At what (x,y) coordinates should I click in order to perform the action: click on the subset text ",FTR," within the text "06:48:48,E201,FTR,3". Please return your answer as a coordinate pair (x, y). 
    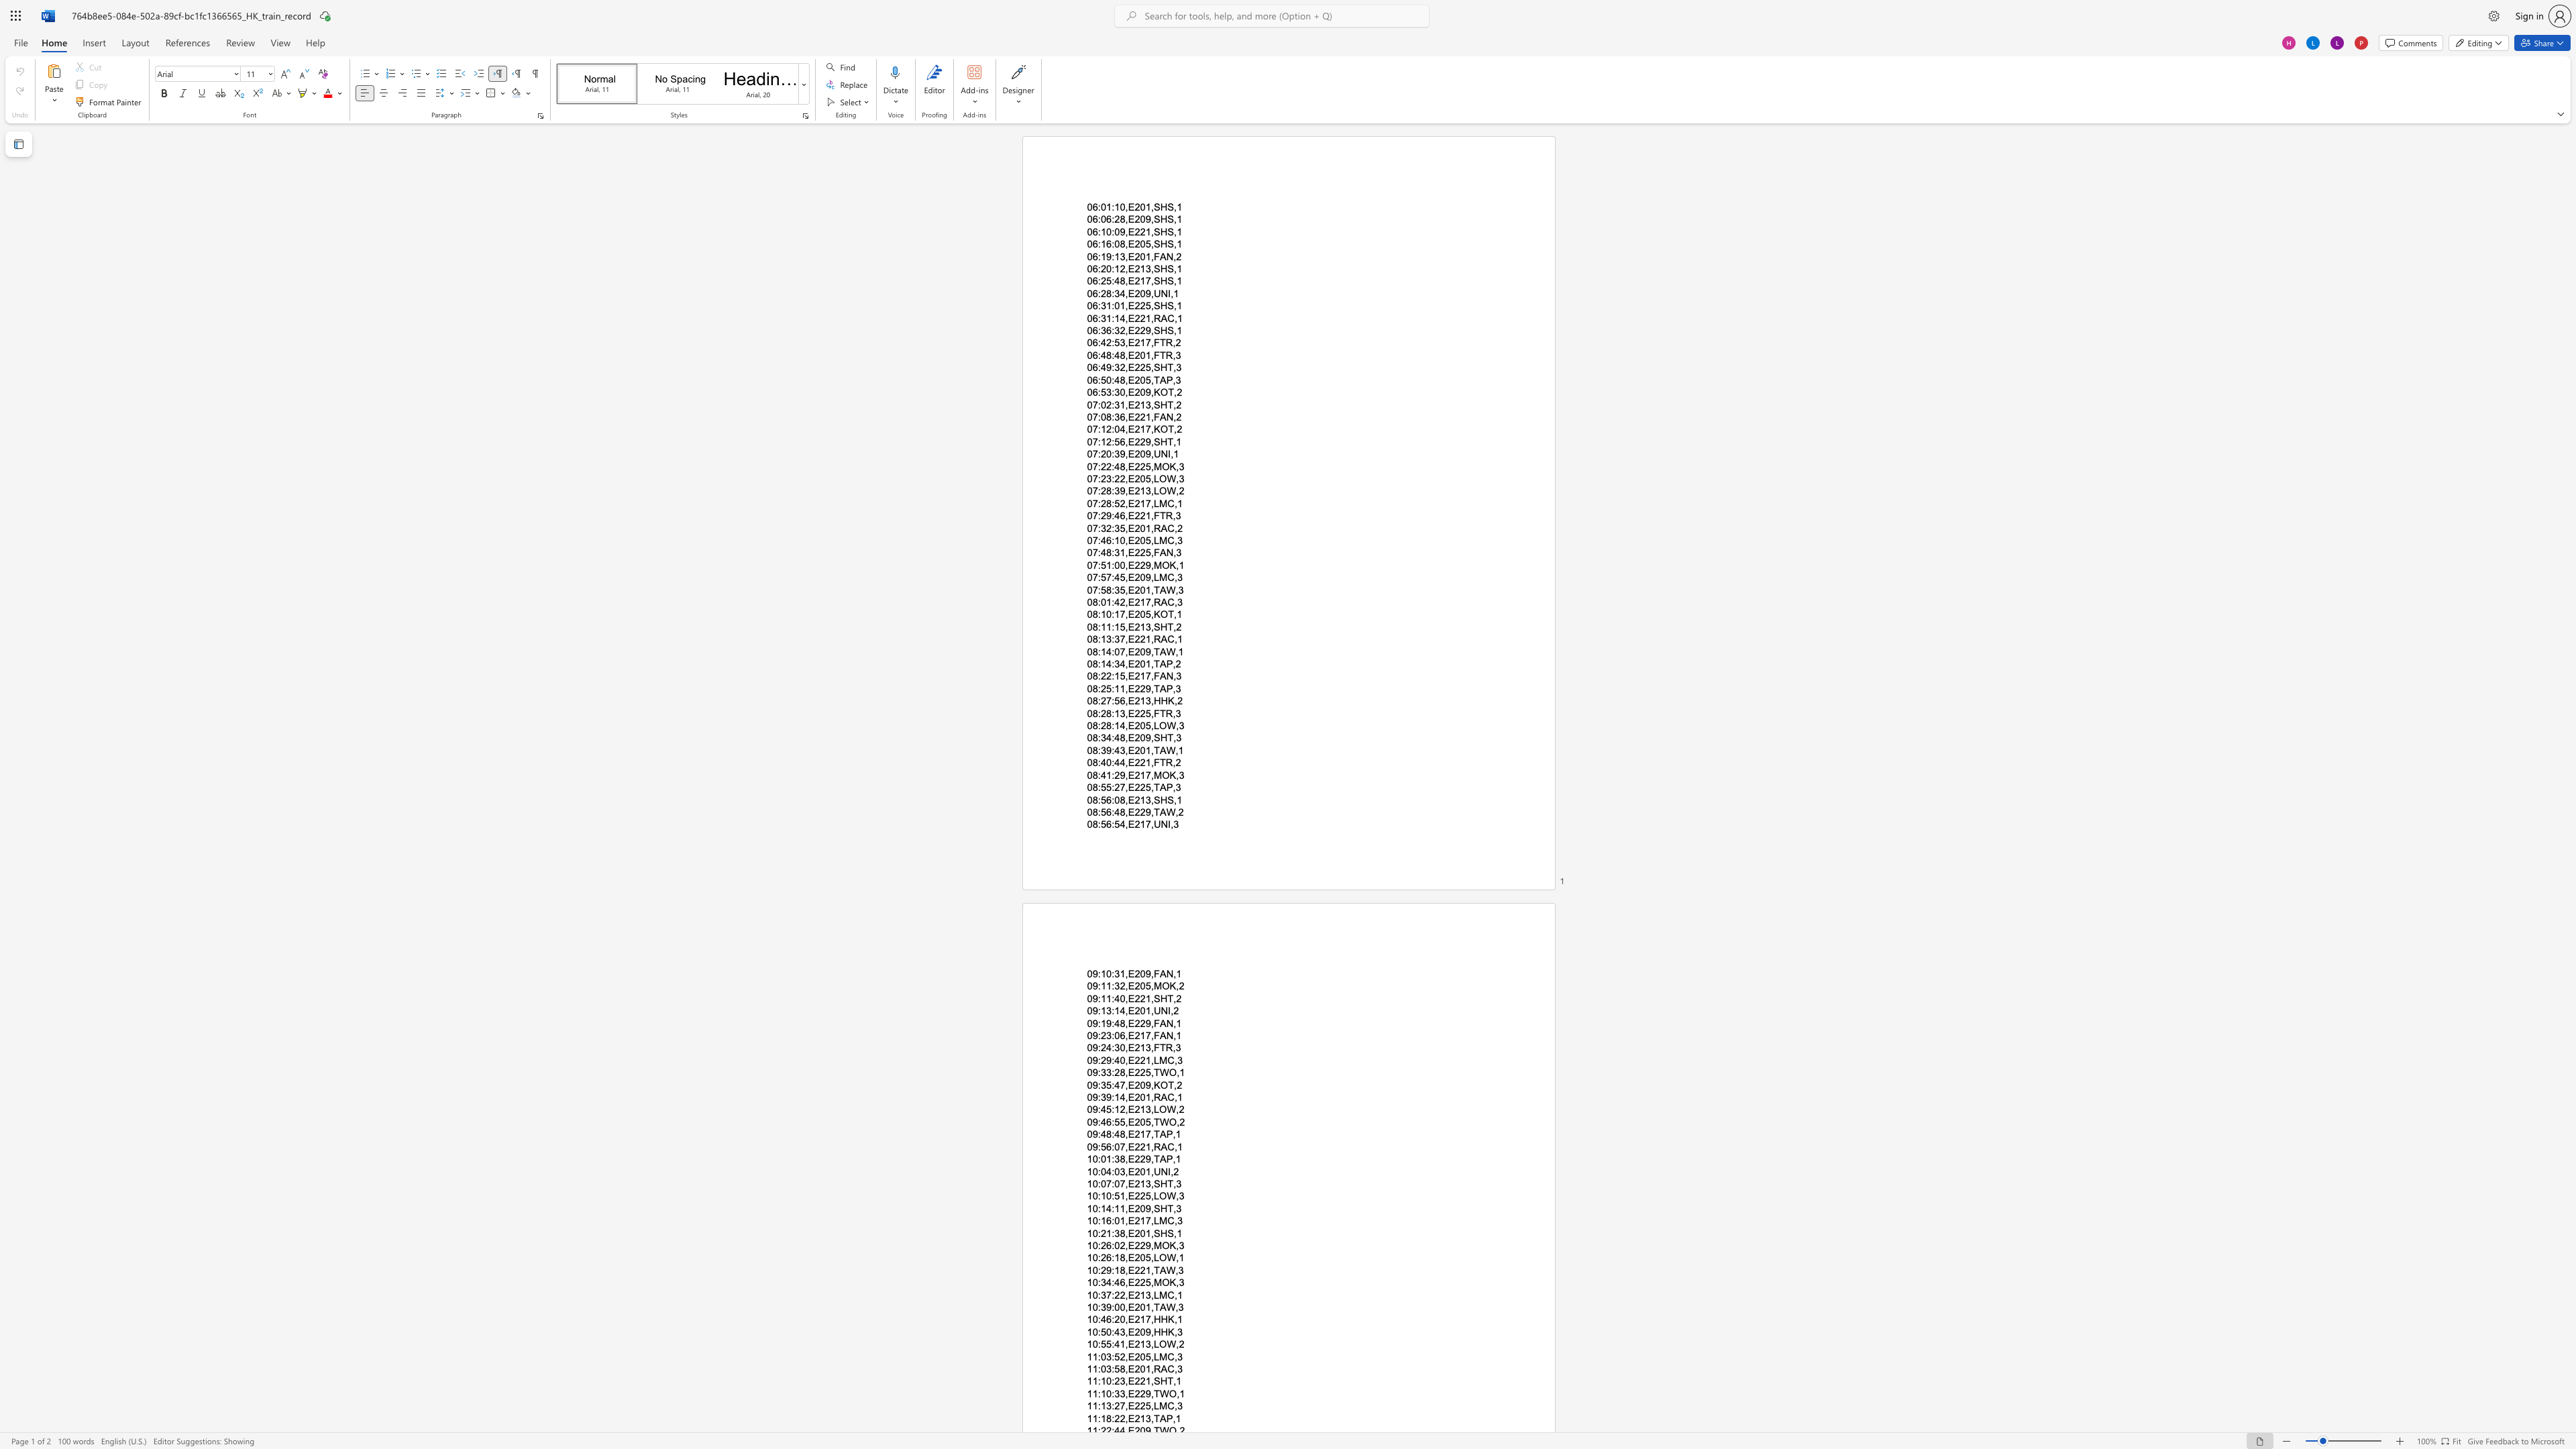
    Looking at the image, I should click on (1149, 354).